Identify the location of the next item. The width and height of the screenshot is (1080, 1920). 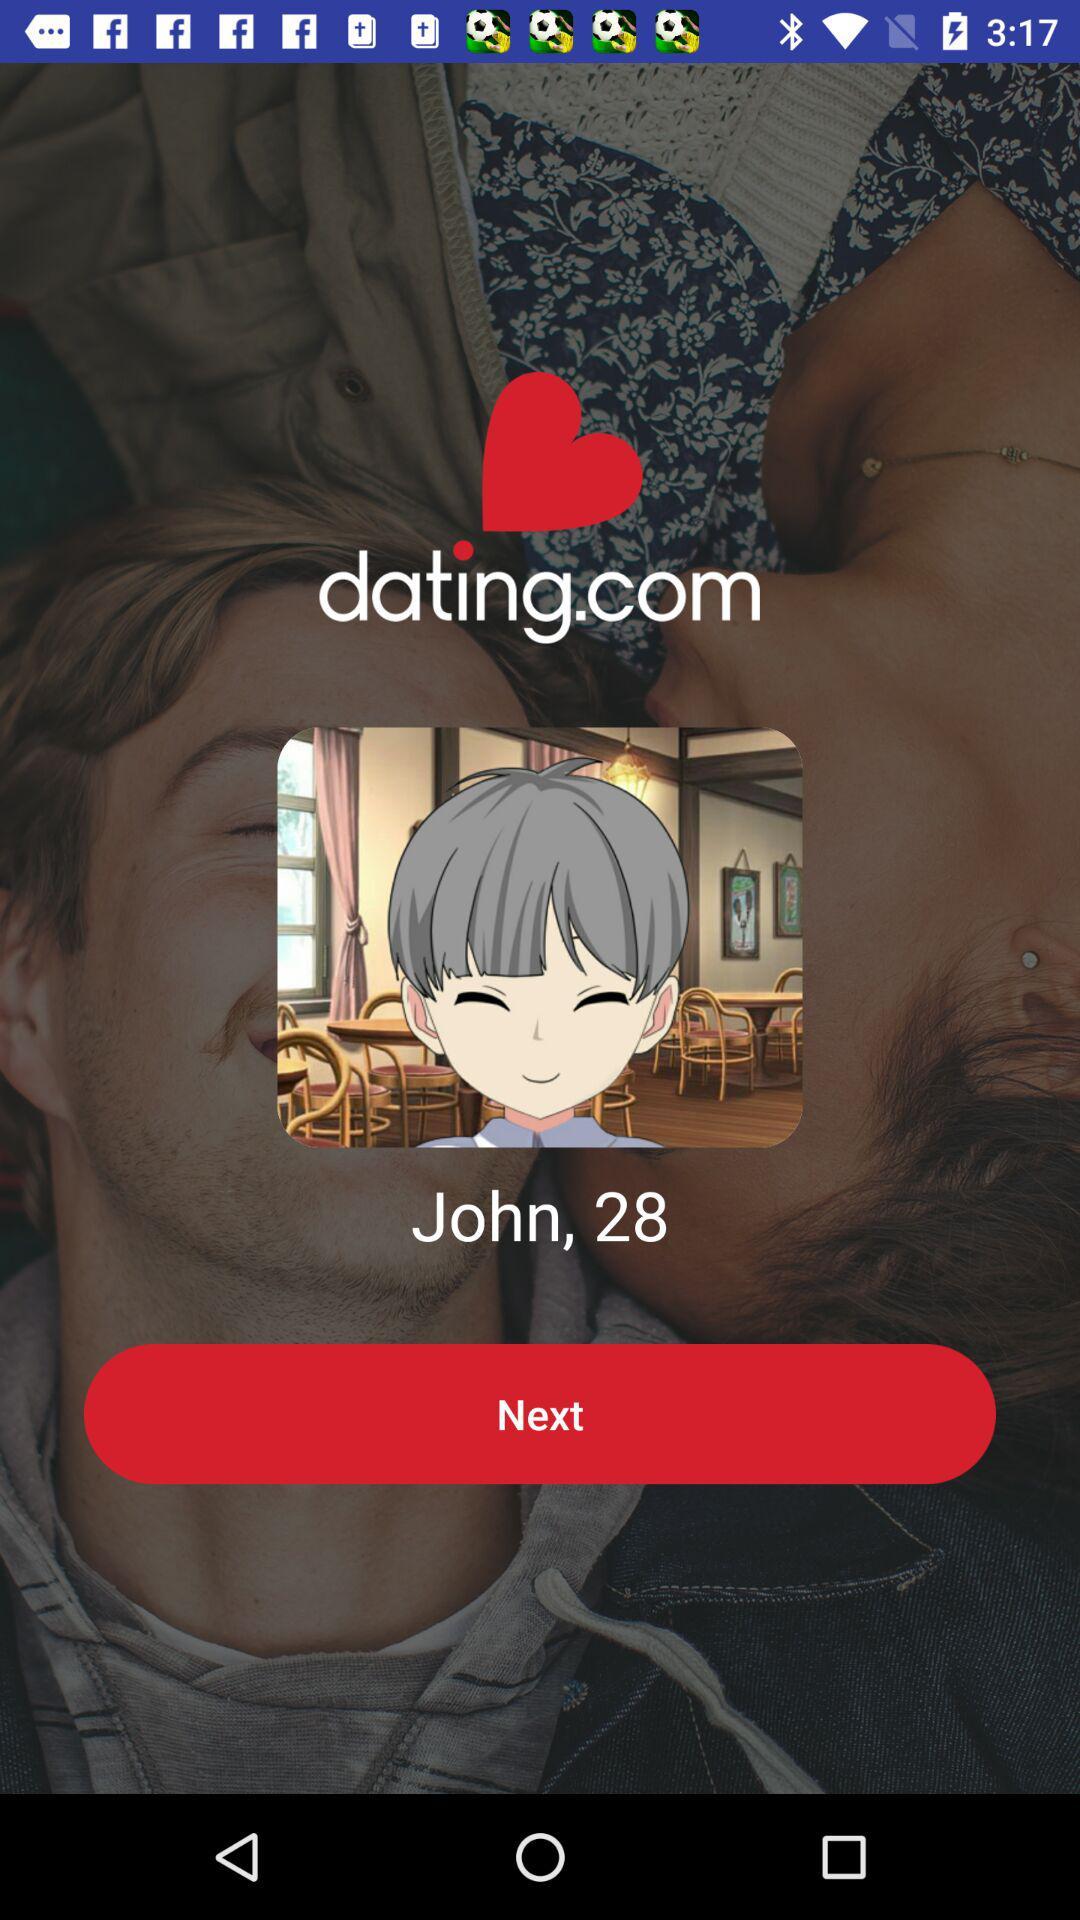
(540, 1413).